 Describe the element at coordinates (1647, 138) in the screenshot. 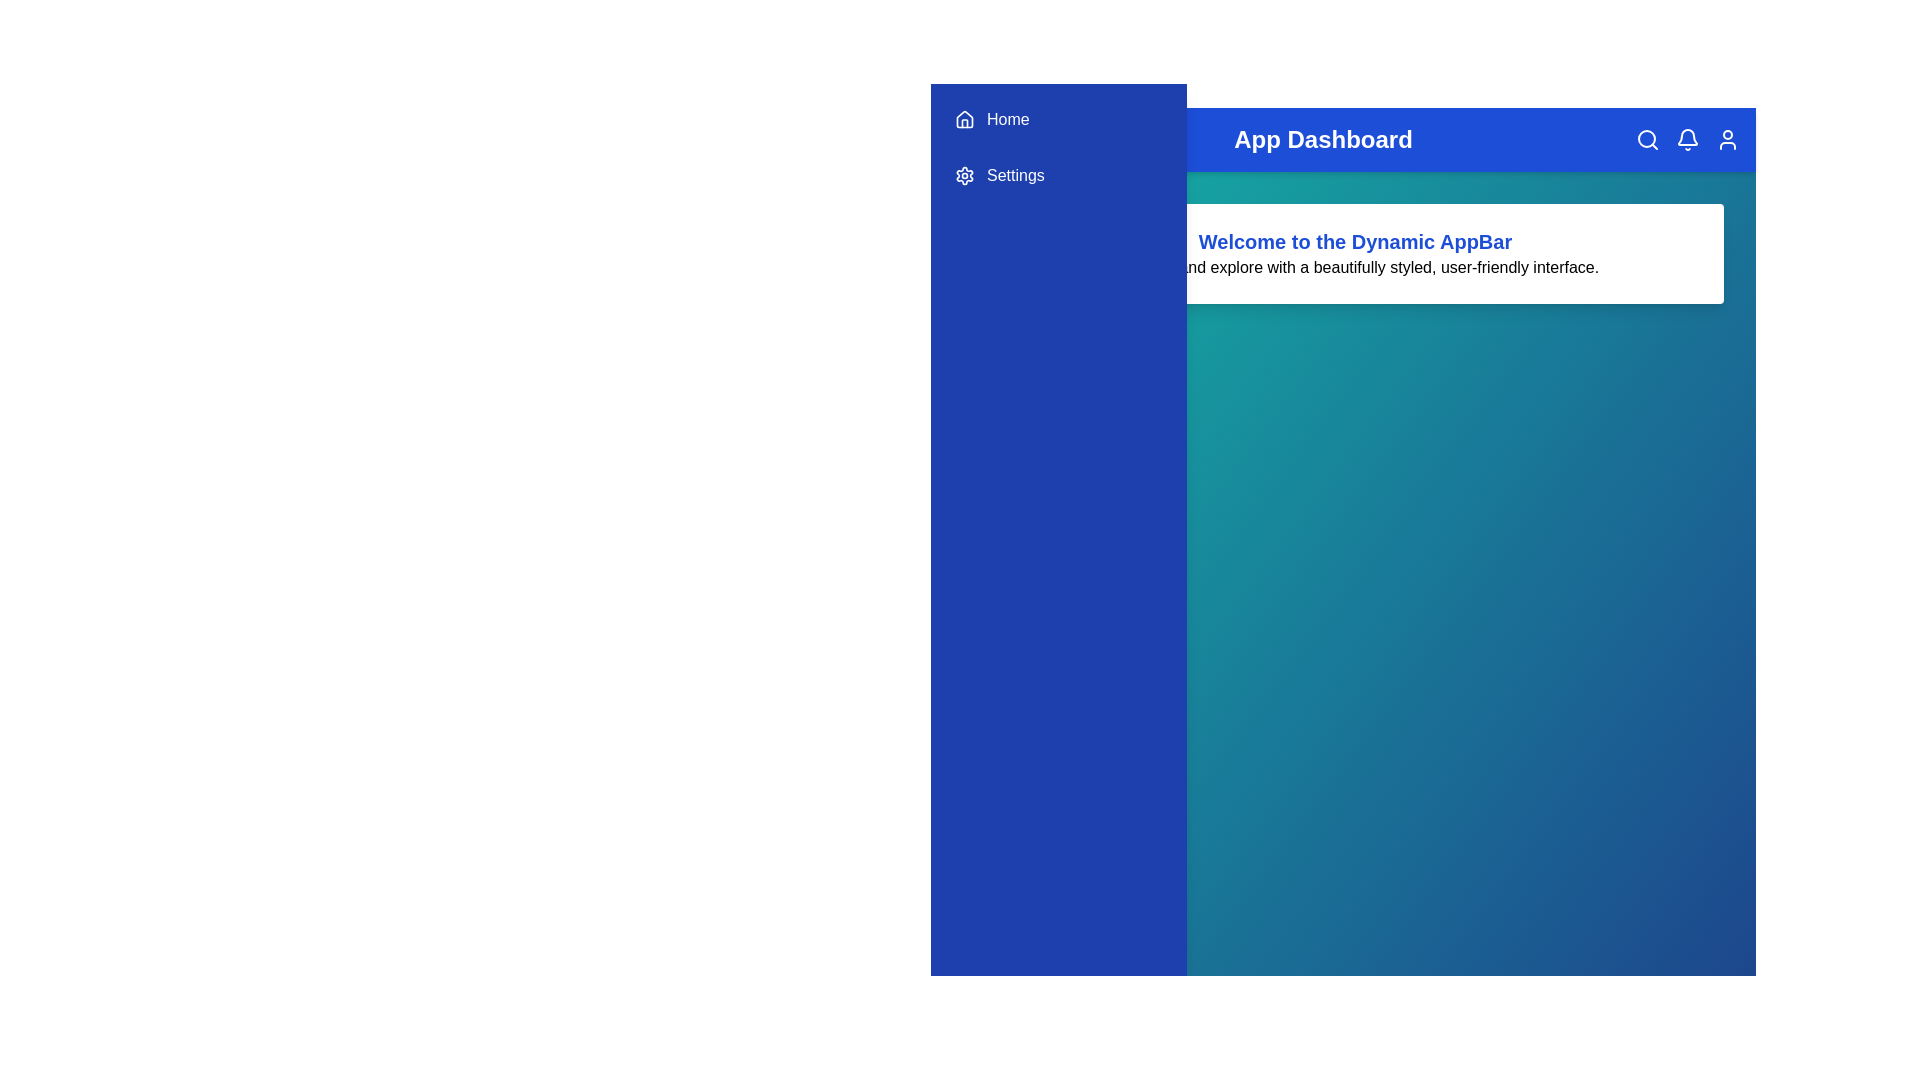

I see `the magnifying glass icon to initiate a search` at that location.